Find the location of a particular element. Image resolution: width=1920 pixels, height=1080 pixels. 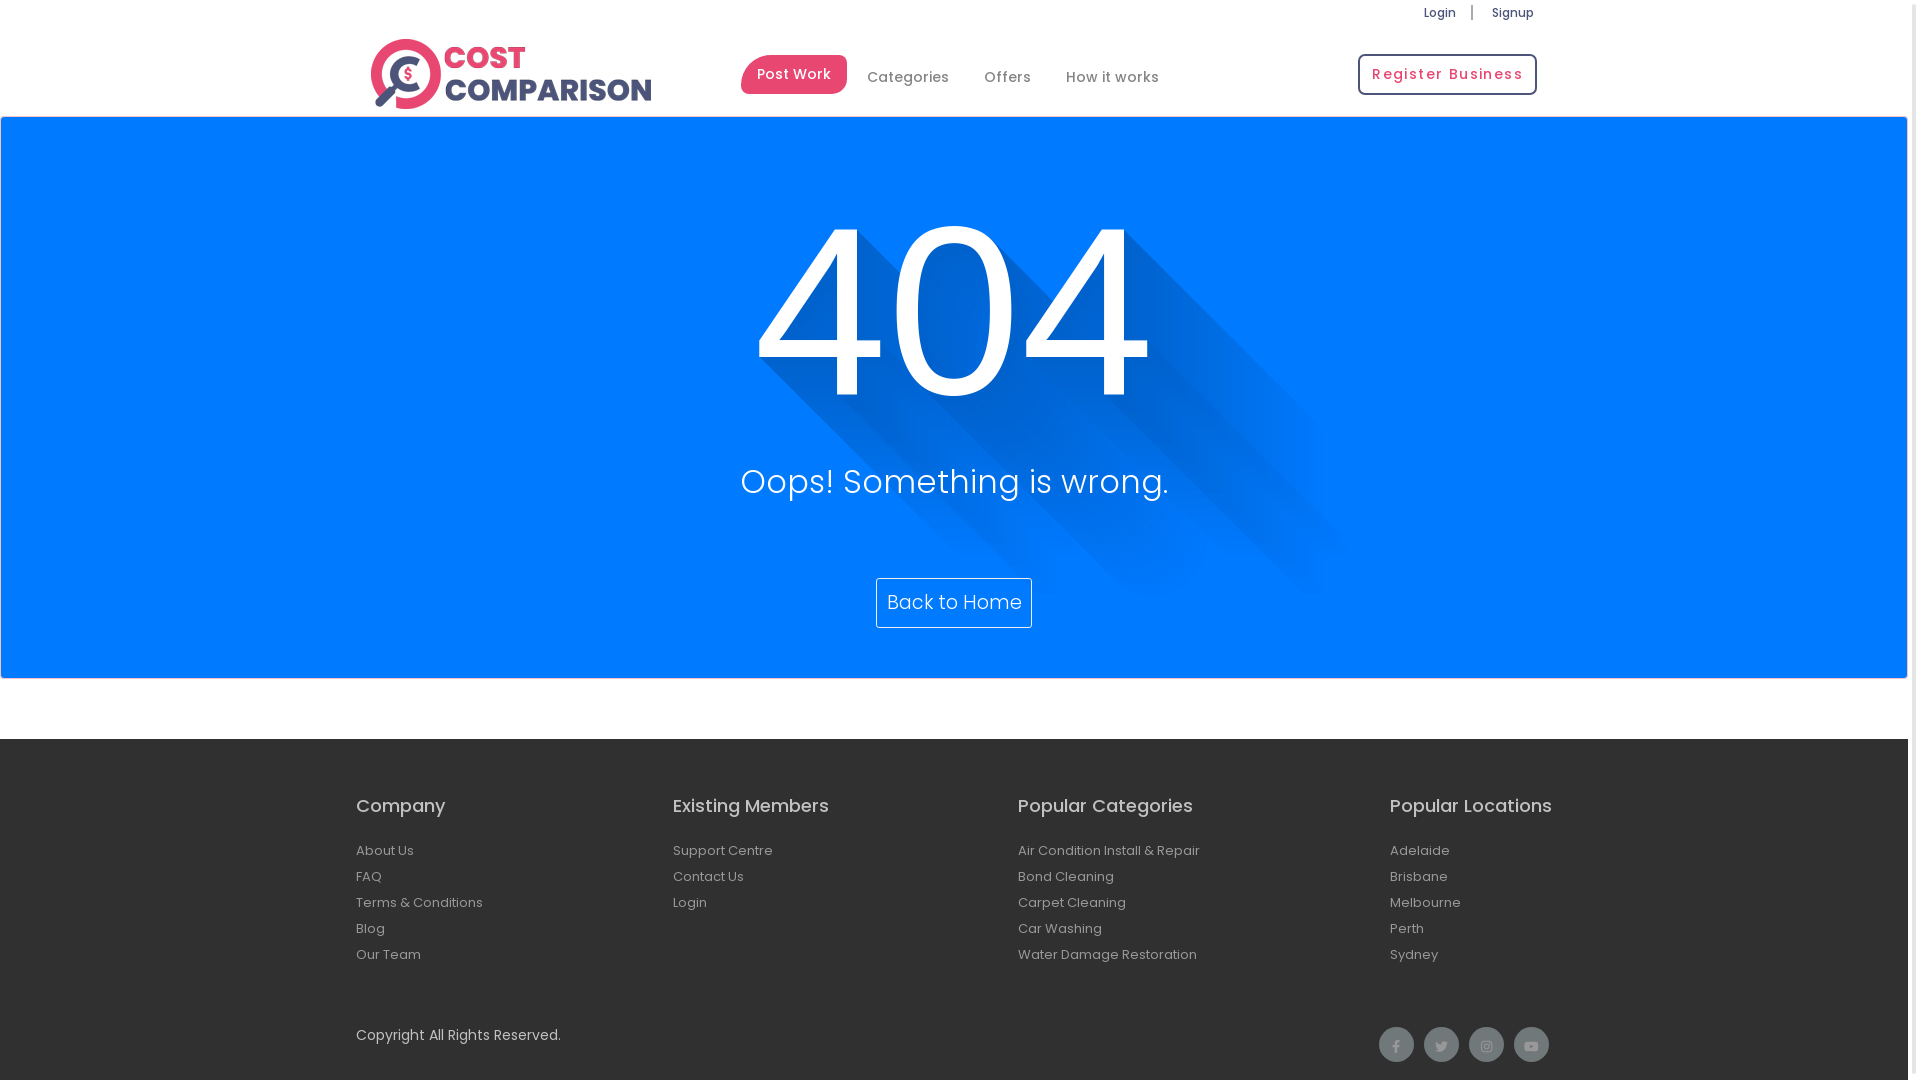

'Air Condition Install & Repair' is located at coordinates (1107, 850).